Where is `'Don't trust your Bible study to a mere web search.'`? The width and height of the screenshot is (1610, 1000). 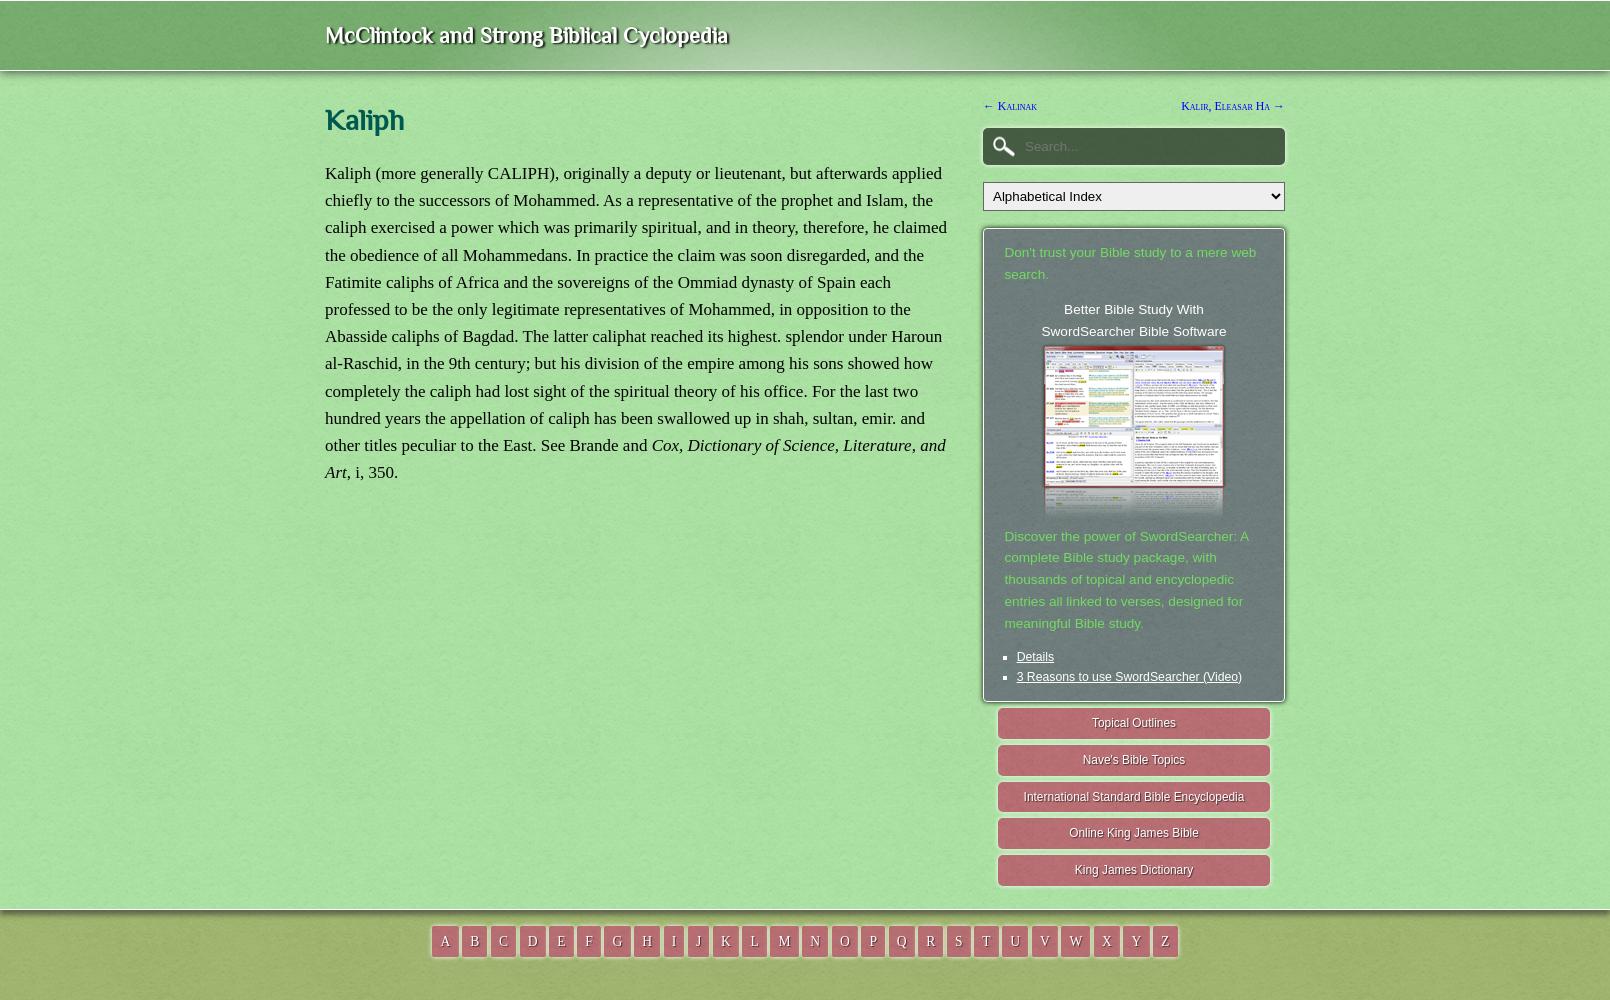
'Don't trust your Bible study to a mere web search.' is located at coordinates (1129, 263).